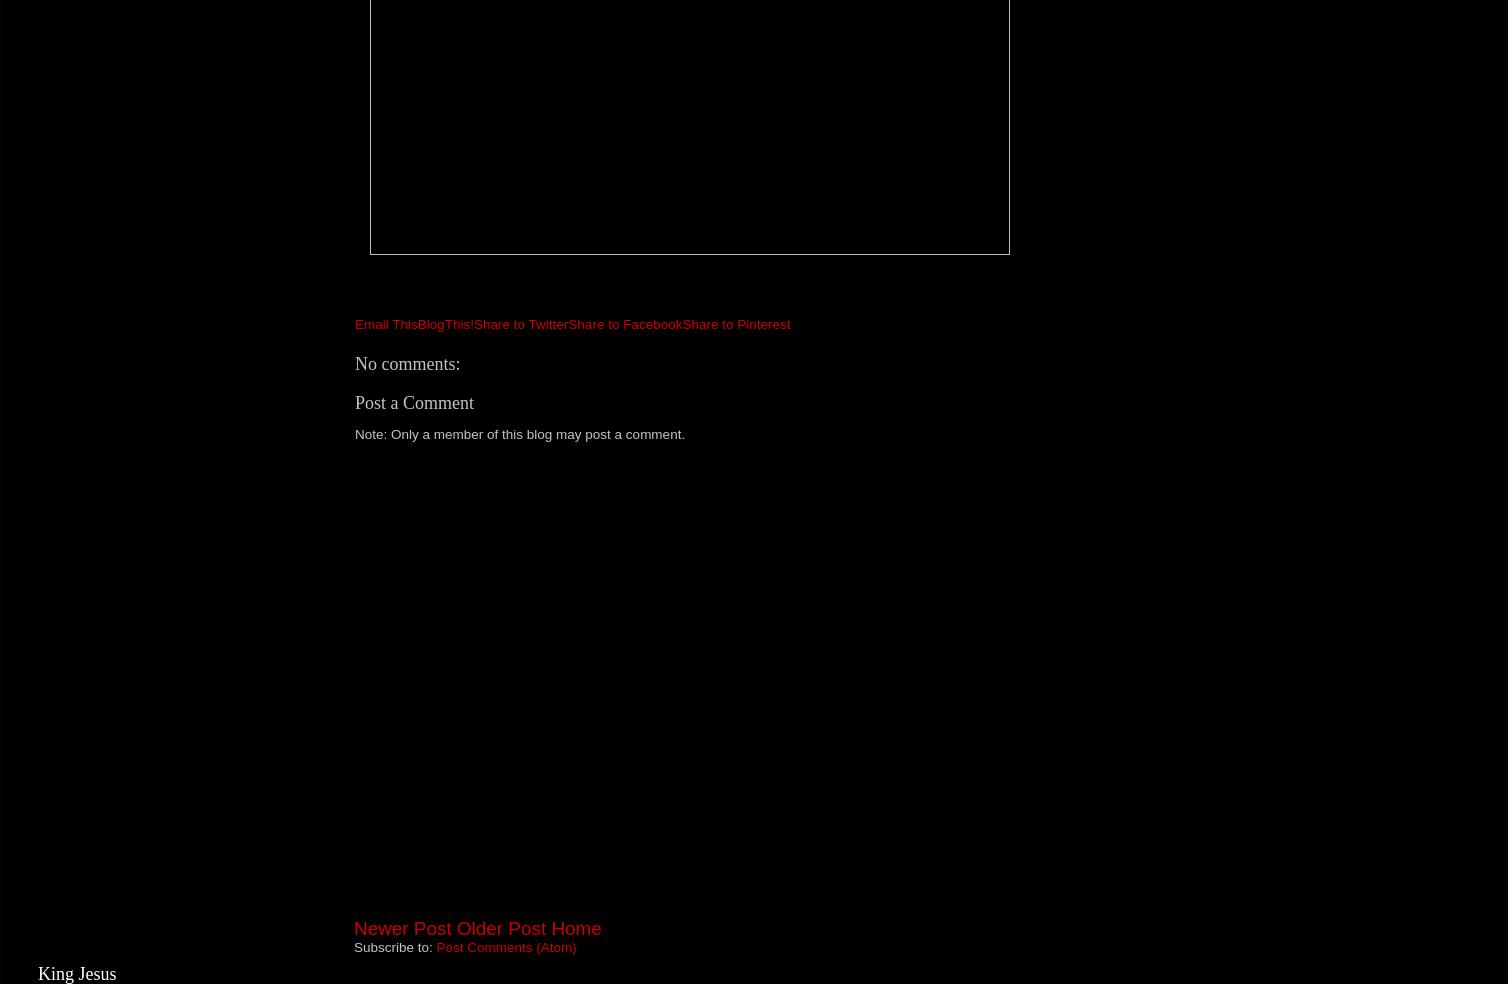 This screenshot has height=984, width=1508. What do you see at coordinates (519, 434) in the screenshot?
I see `'Note: Only a member of this blog may post a comment.'` at bounding box center [519, 434].